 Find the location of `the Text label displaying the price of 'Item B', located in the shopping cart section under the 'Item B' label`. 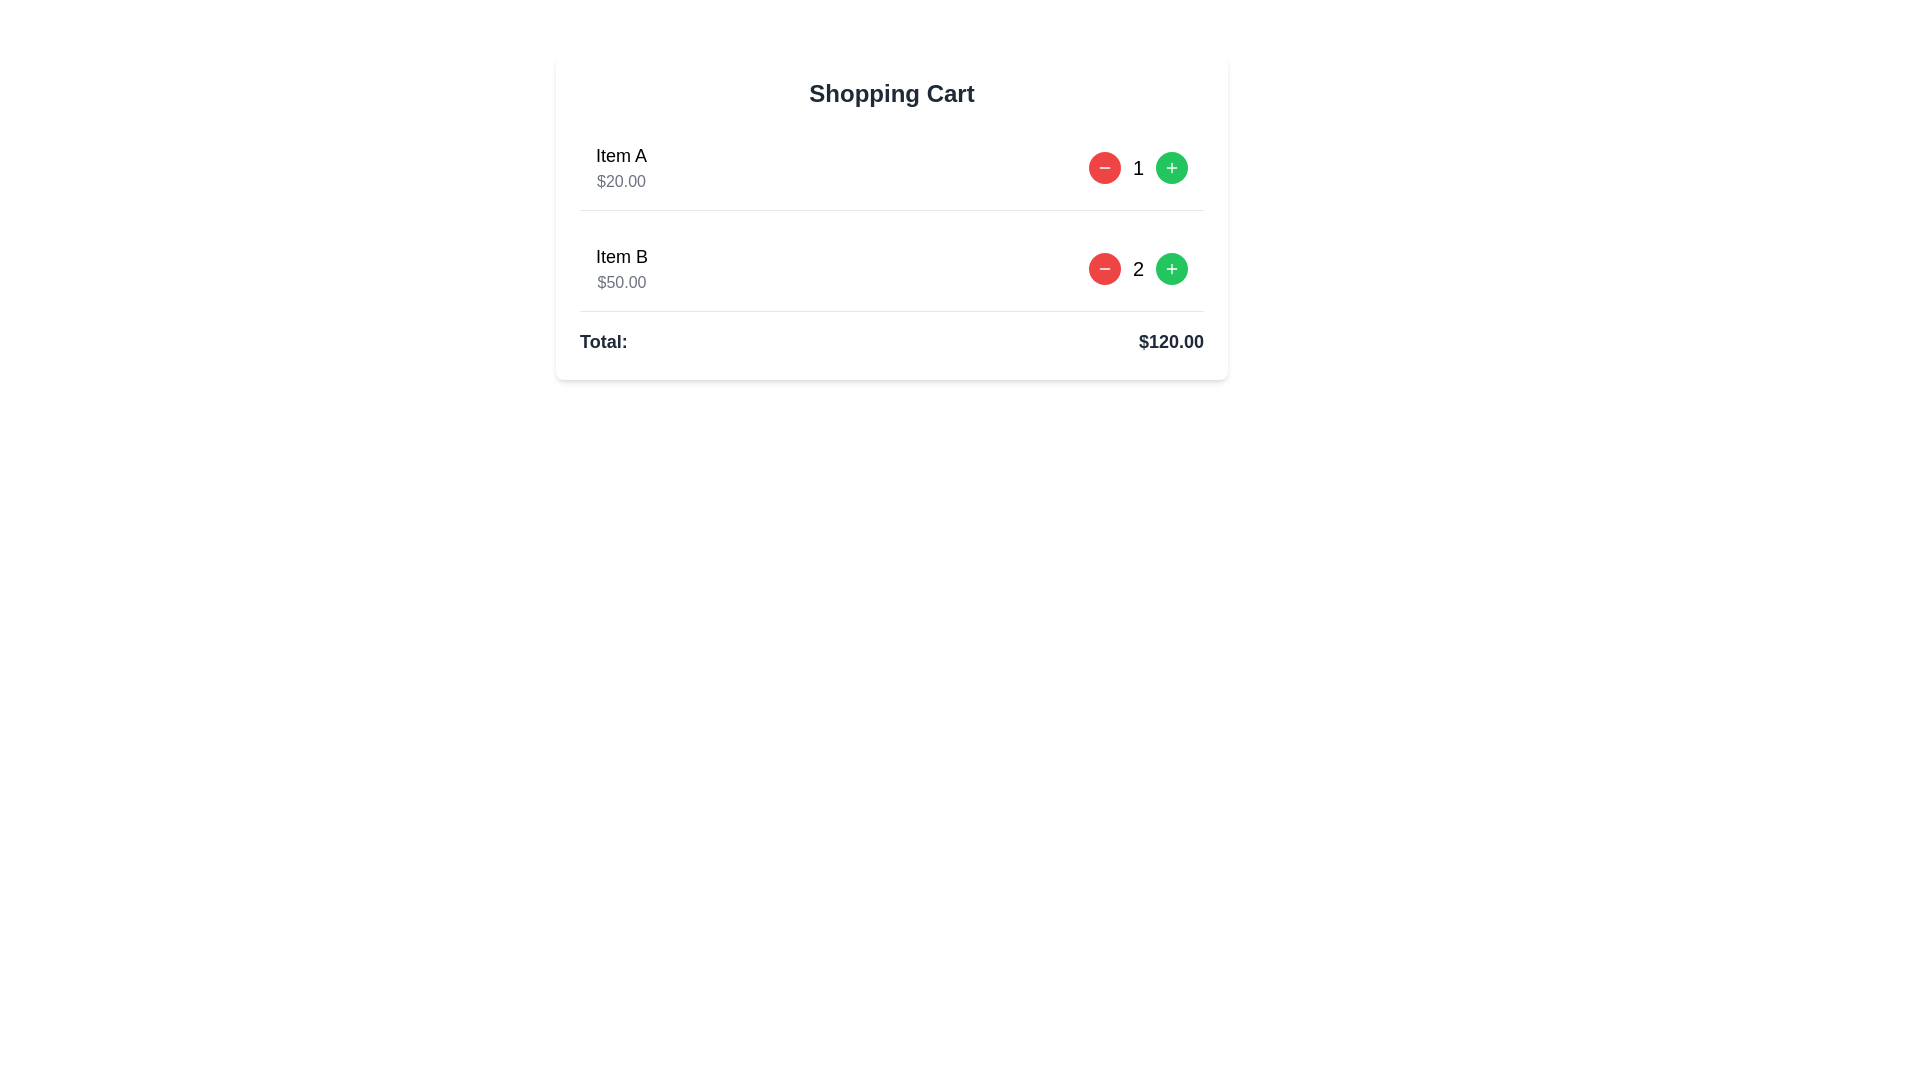

the Text label displaying the price of 'Item B', located in the shopping cart section under the 'Item B' label is located at coordinates (621, 282).